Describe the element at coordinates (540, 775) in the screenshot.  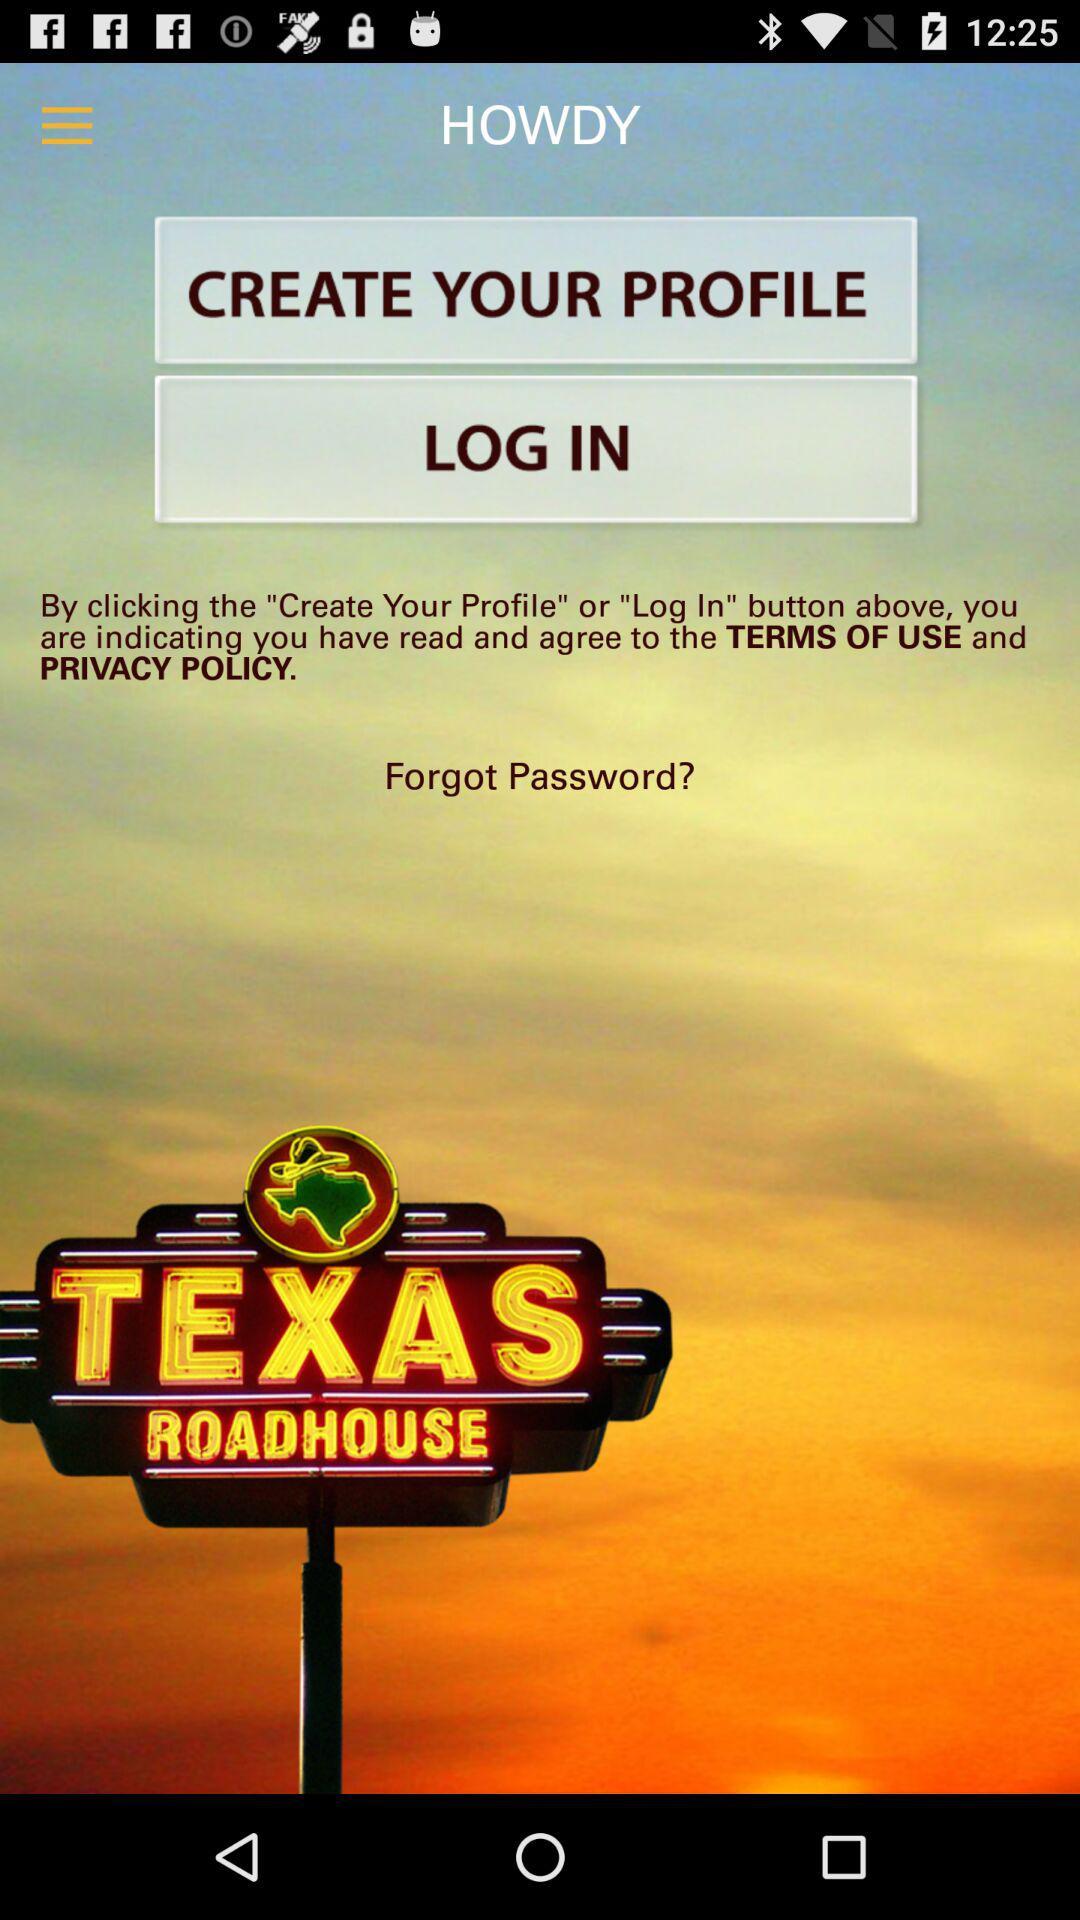
I see `the app below the by clicking the` at that location.